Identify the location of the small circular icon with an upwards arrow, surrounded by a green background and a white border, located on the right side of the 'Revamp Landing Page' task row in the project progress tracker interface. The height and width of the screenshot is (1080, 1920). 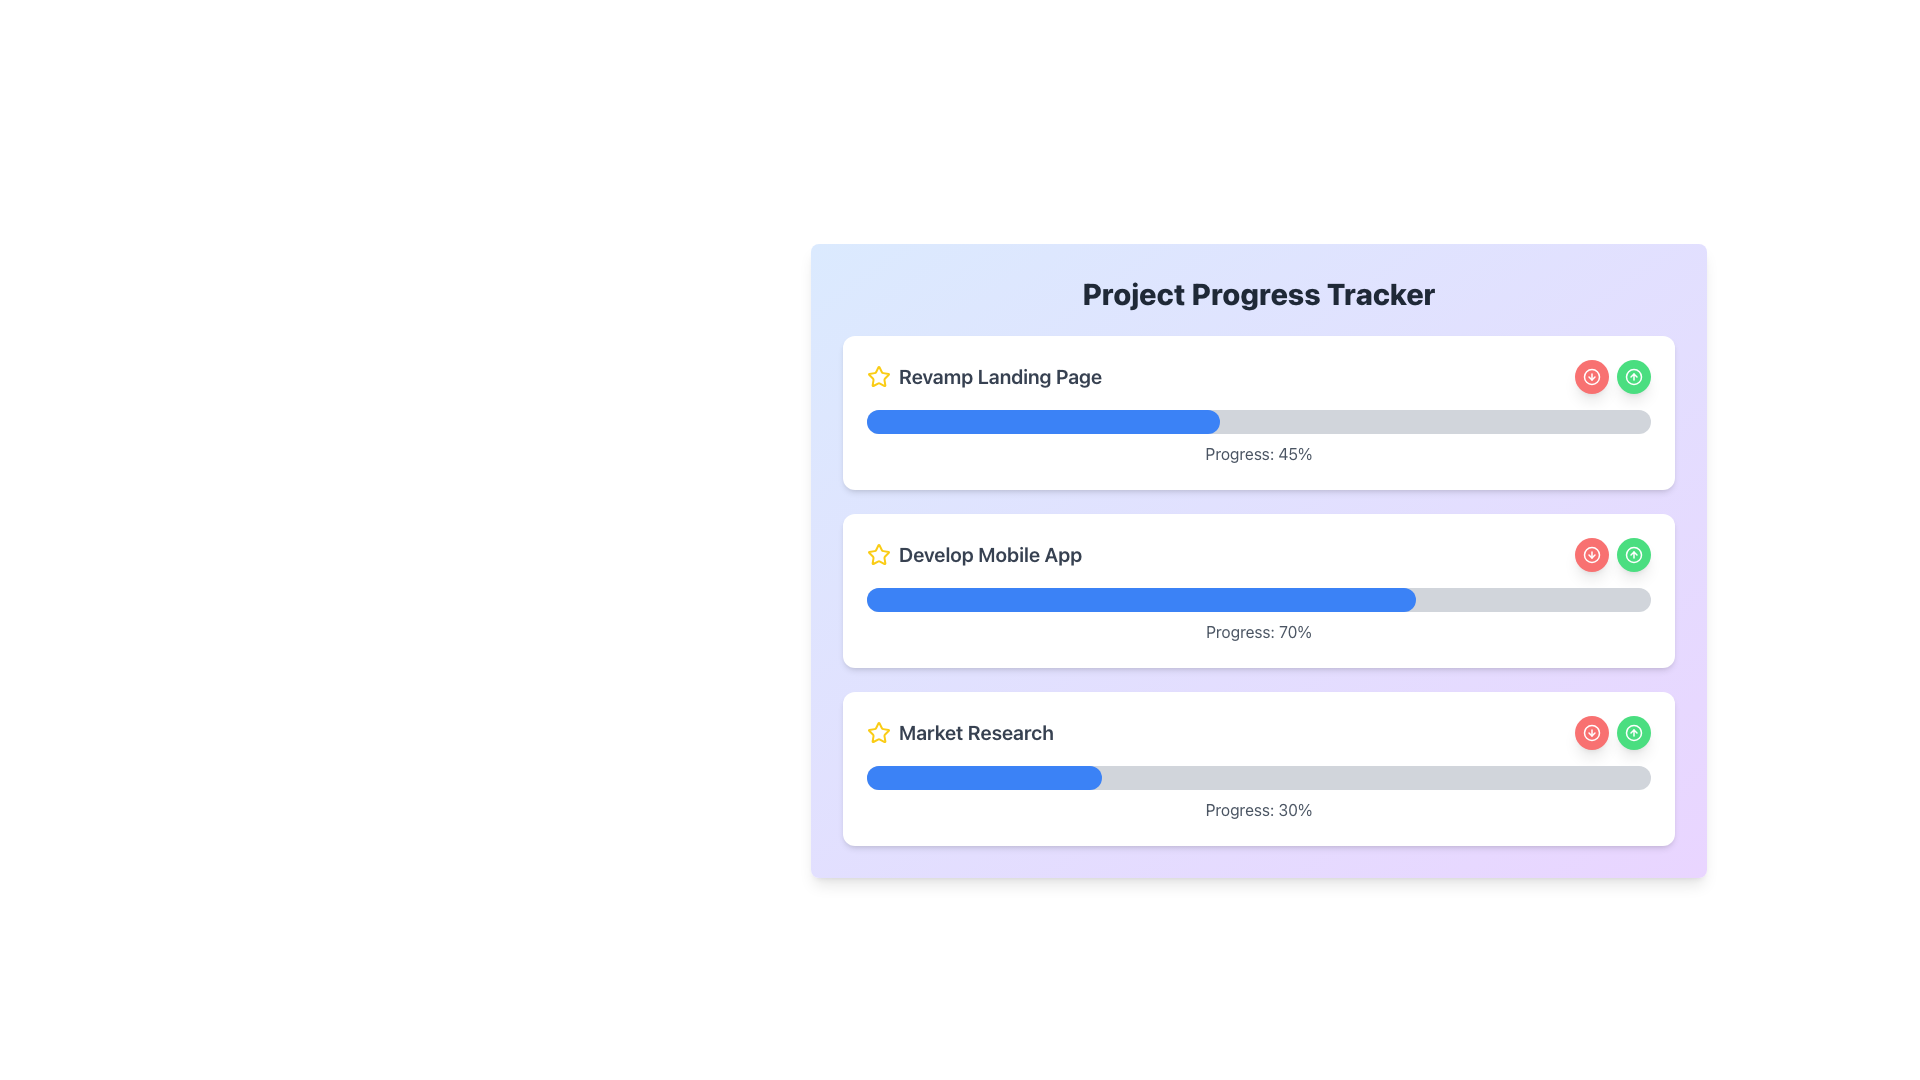
(1633, 377).